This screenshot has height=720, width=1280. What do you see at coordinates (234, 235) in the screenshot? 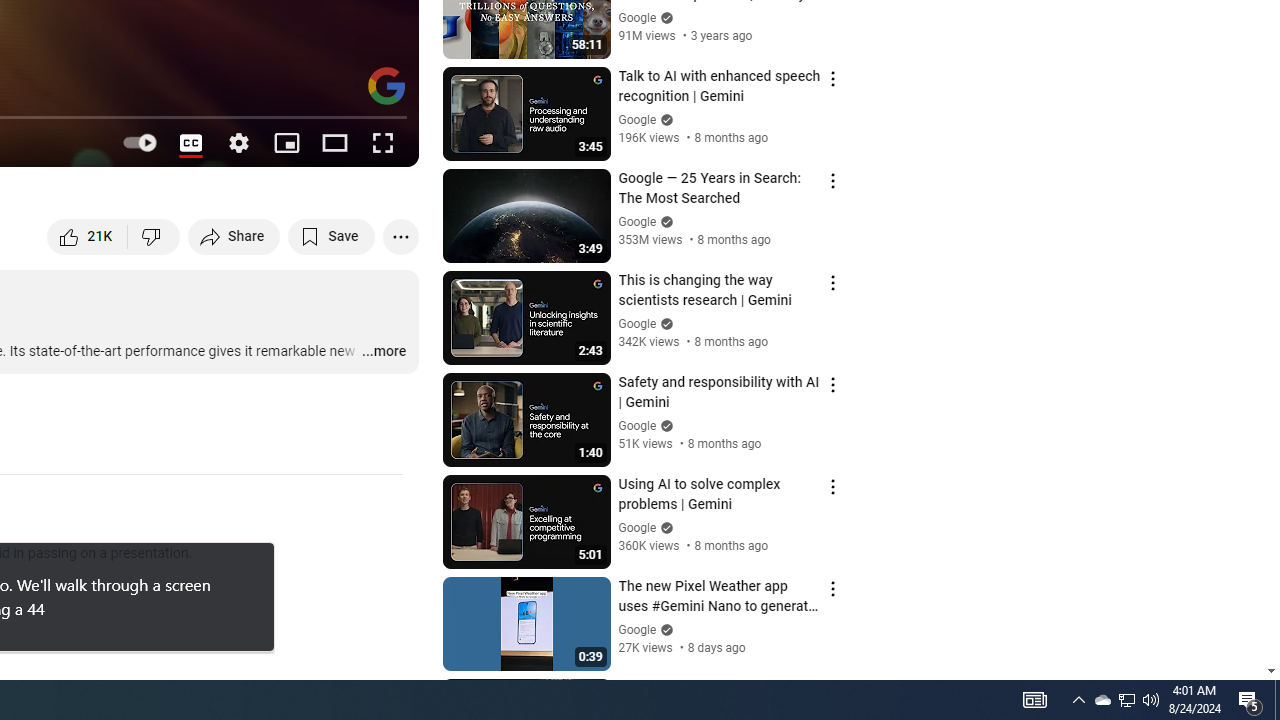
I see `'Share'` at bounding box center [234, 235].